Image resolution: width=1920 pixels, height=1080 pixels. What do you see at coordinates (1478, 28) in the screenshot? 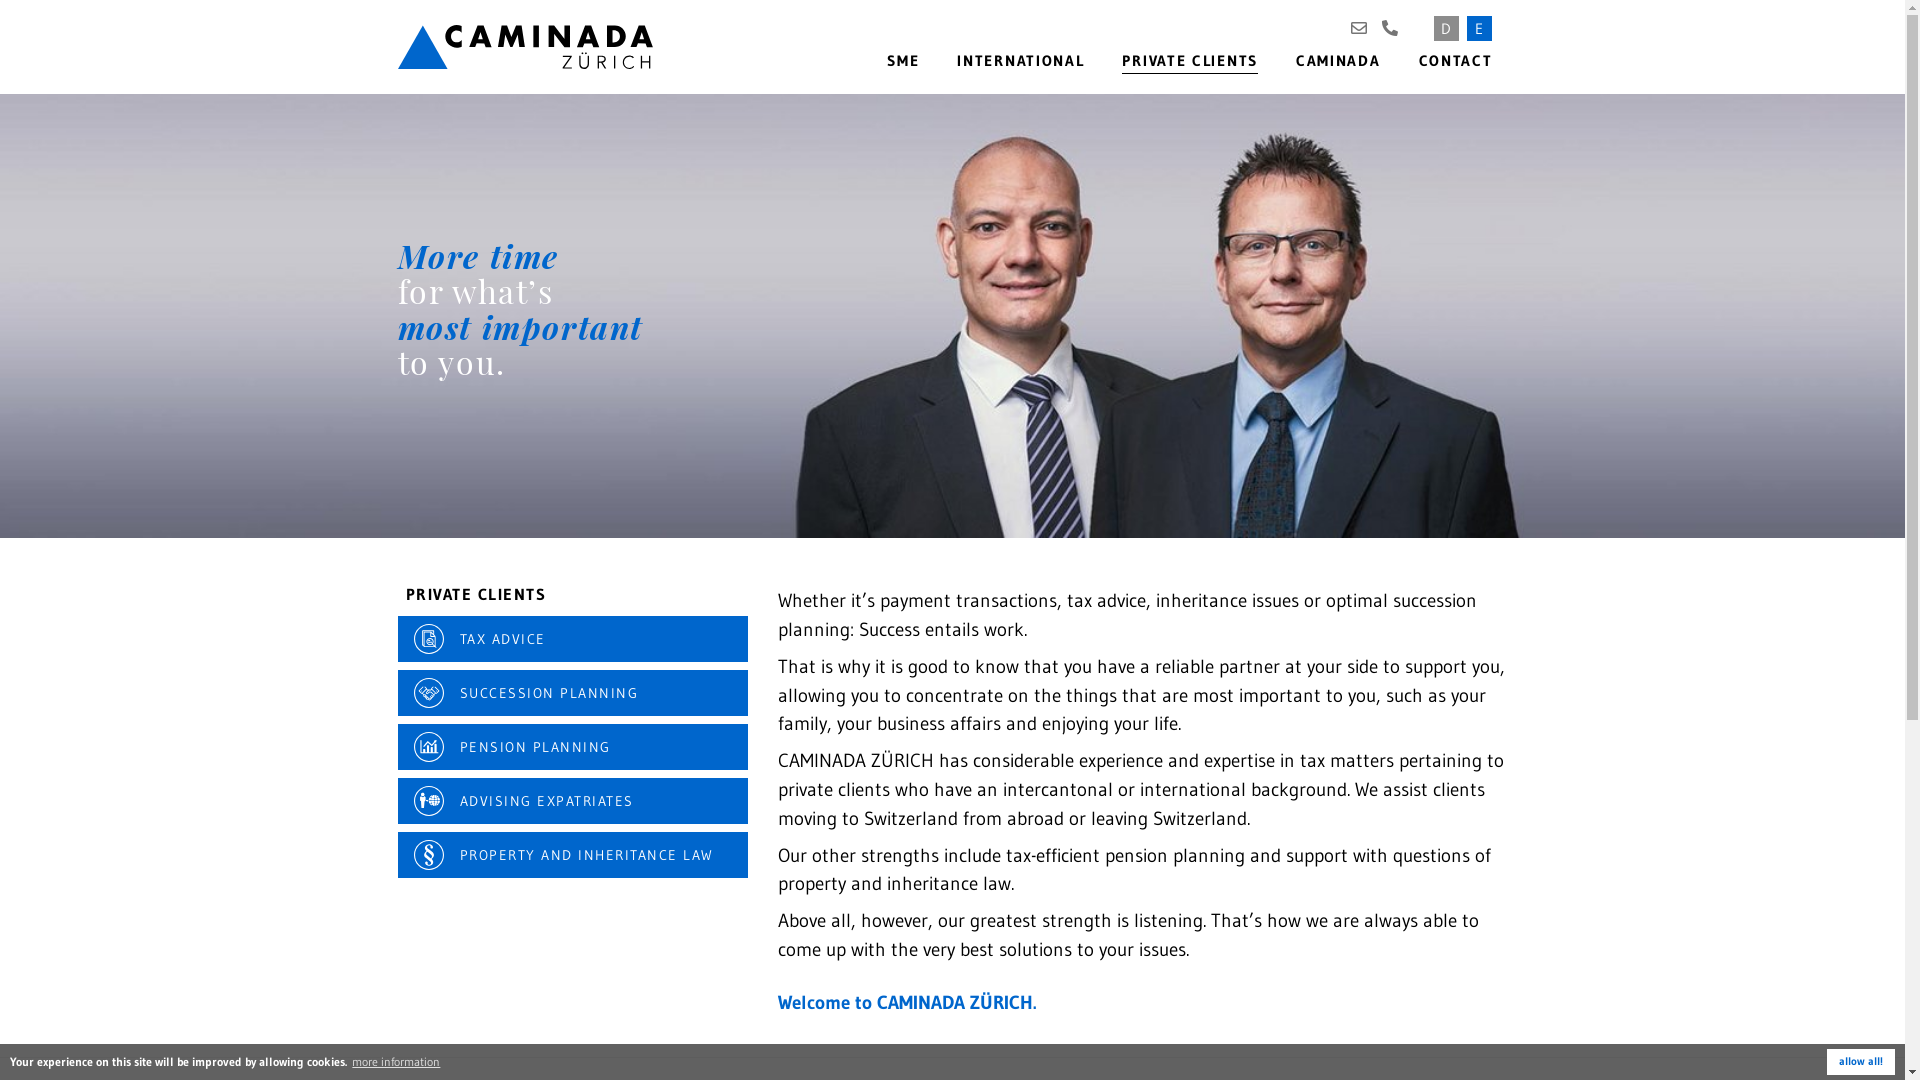
I see `'E'` at bounding box center [1478, 28].